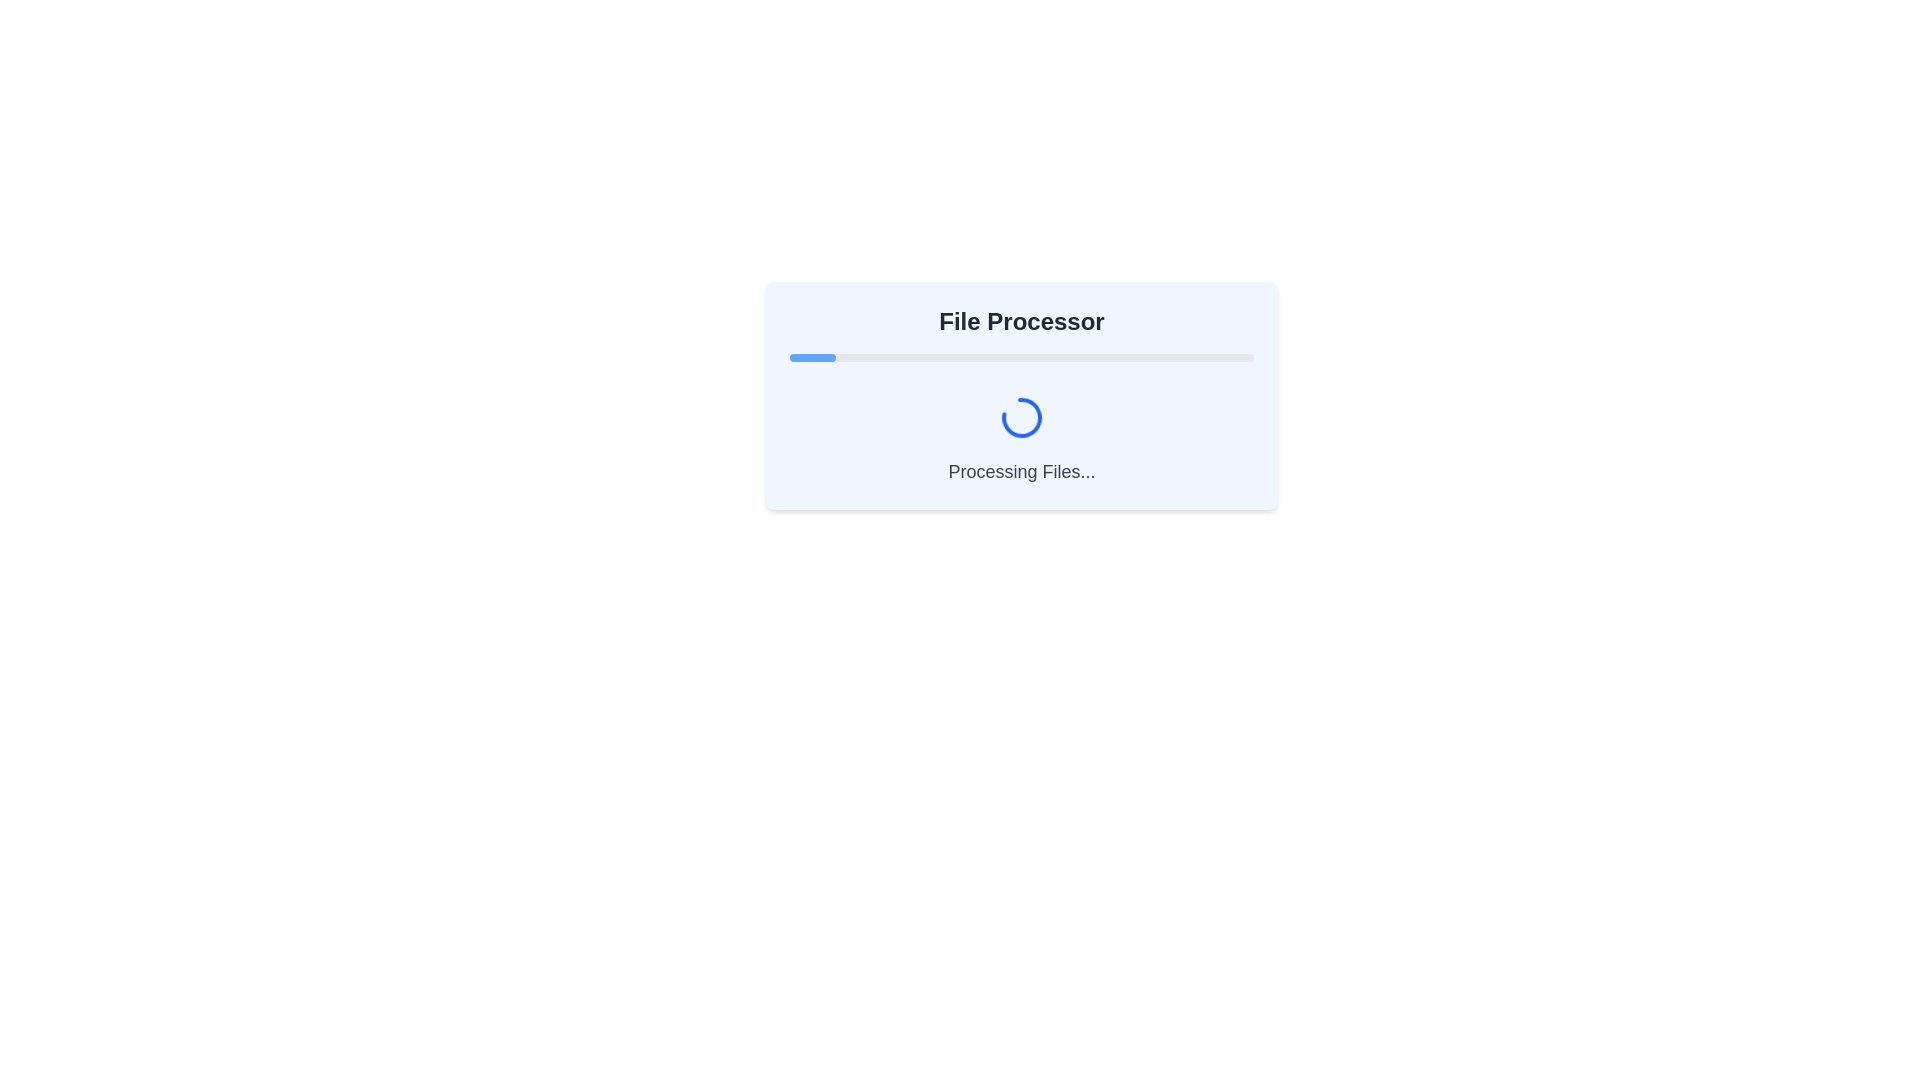 The image size is (1920, 1080). I want to click on the bold, large-sized text displaying 'File Processor' which is centrally positioned at the top of a card-like component against a light blue background, so click(1022, 320).